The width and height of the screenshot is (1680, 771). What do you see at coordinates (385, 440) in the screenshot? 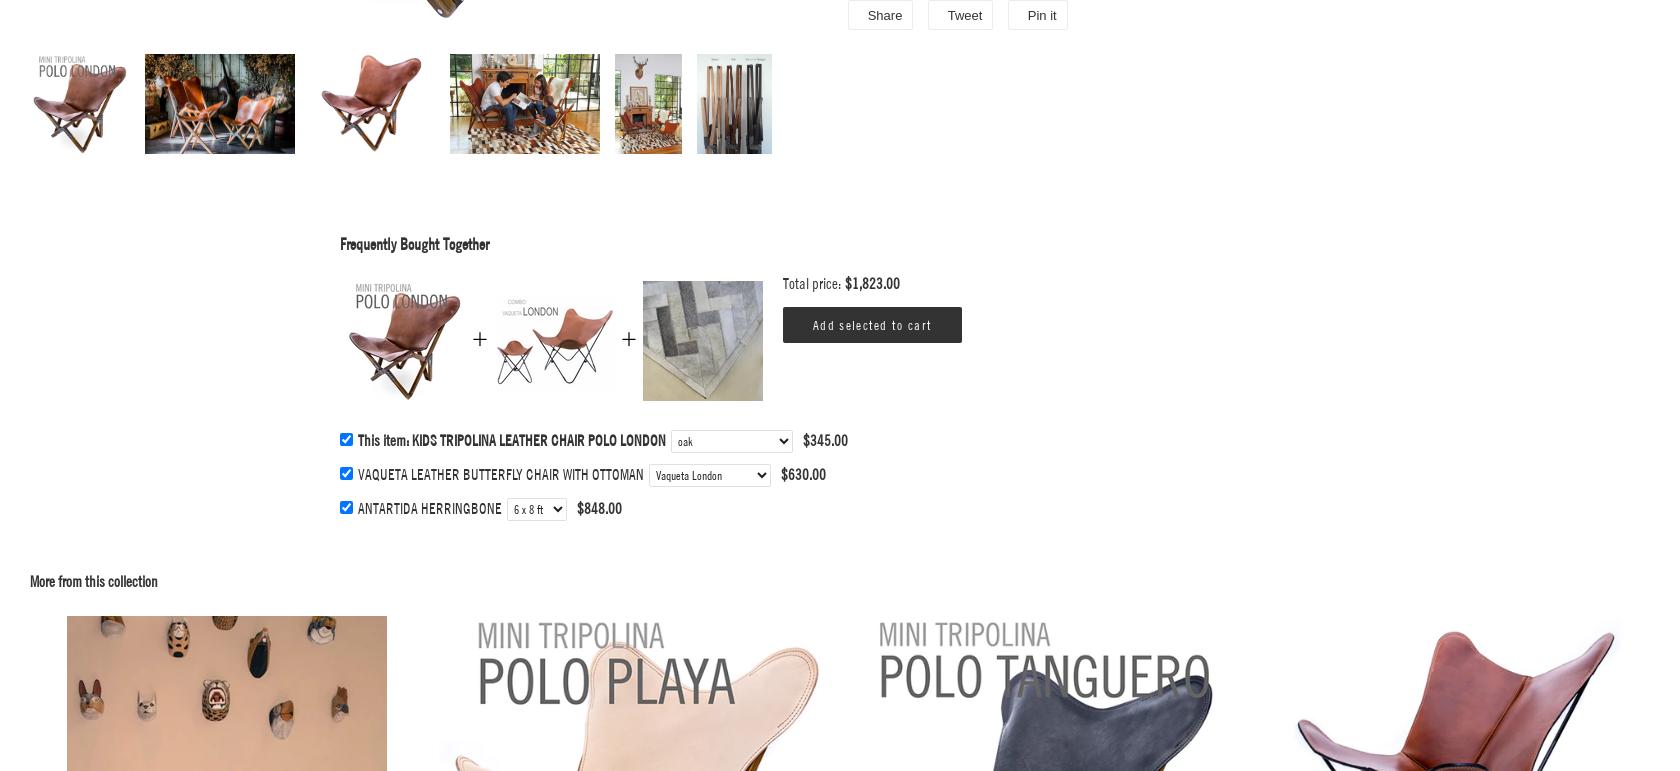
I see `'This item:'` at bounding box center [385, 440].